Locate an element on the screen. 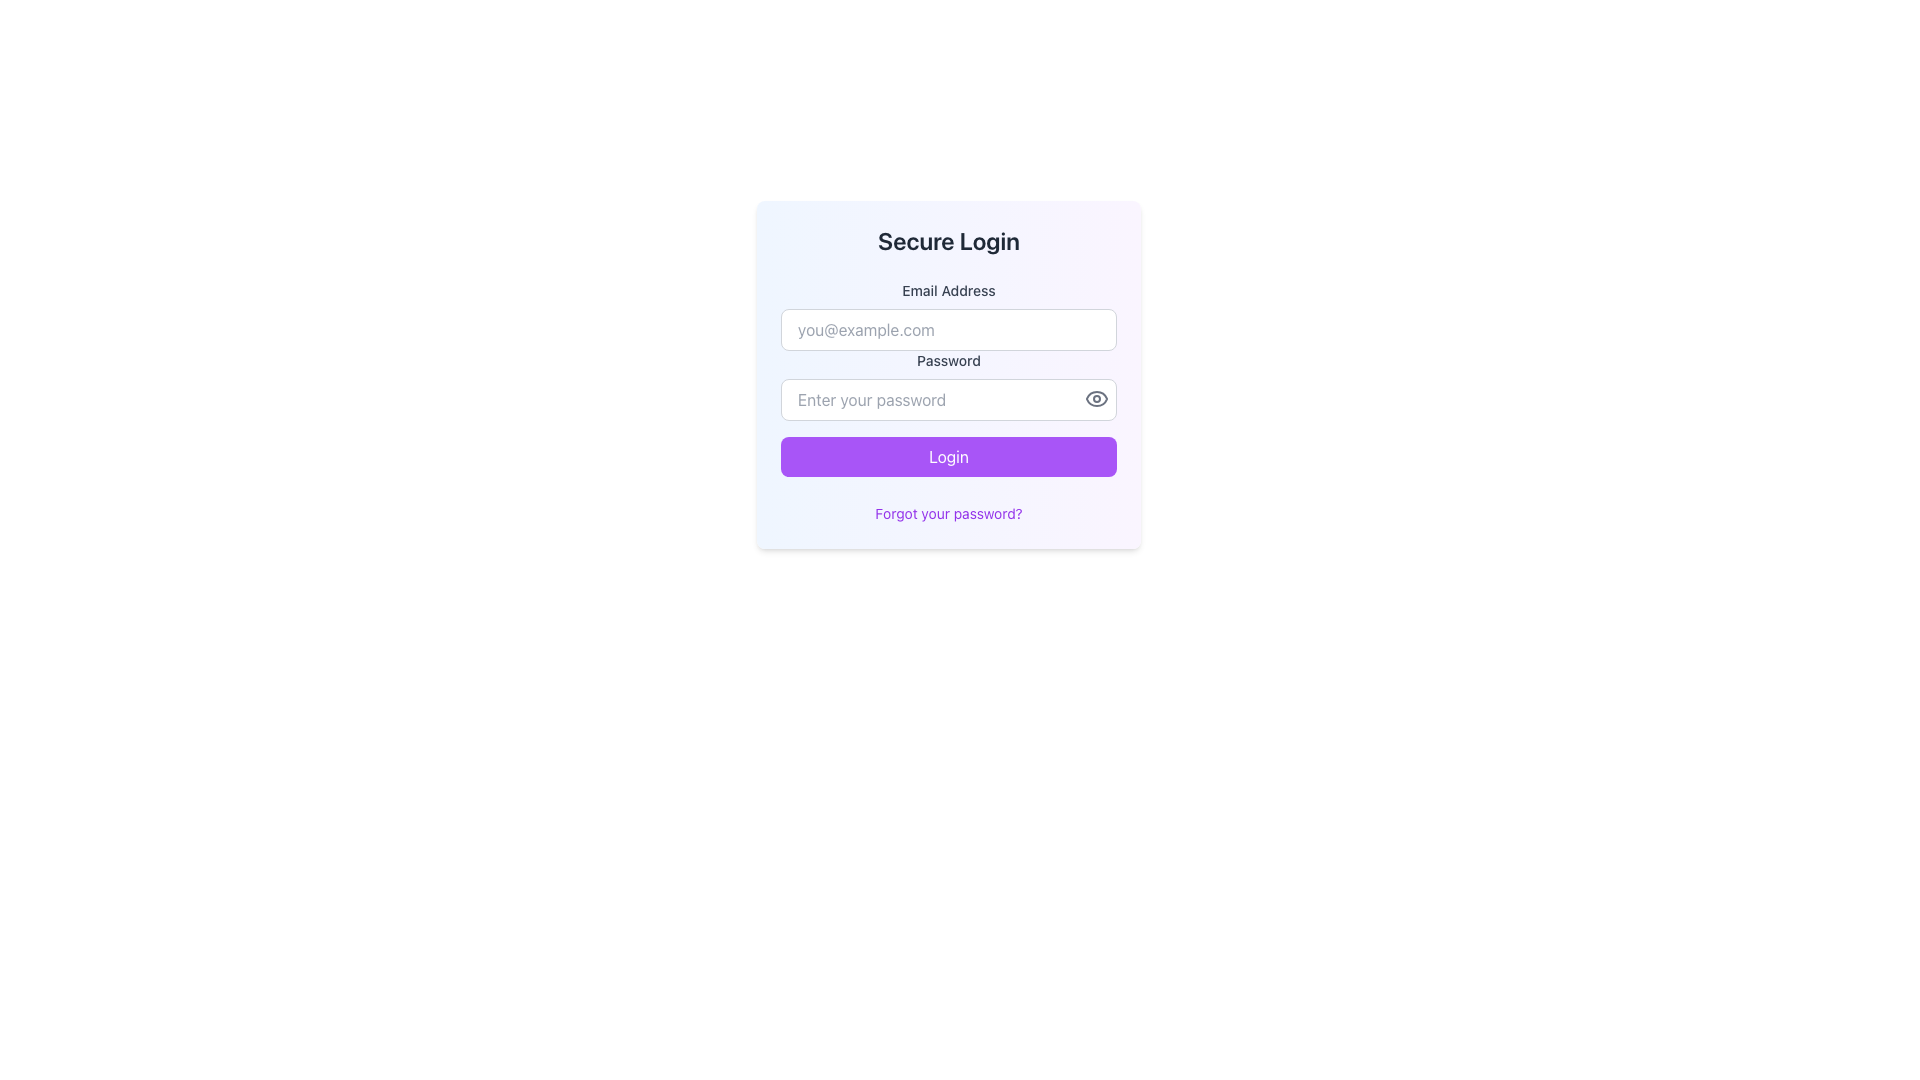 This screenshot has width=1920, height=1080. the toggle visibility button located at the top-right corner of the password input field is located at coordinates (1096, 398).